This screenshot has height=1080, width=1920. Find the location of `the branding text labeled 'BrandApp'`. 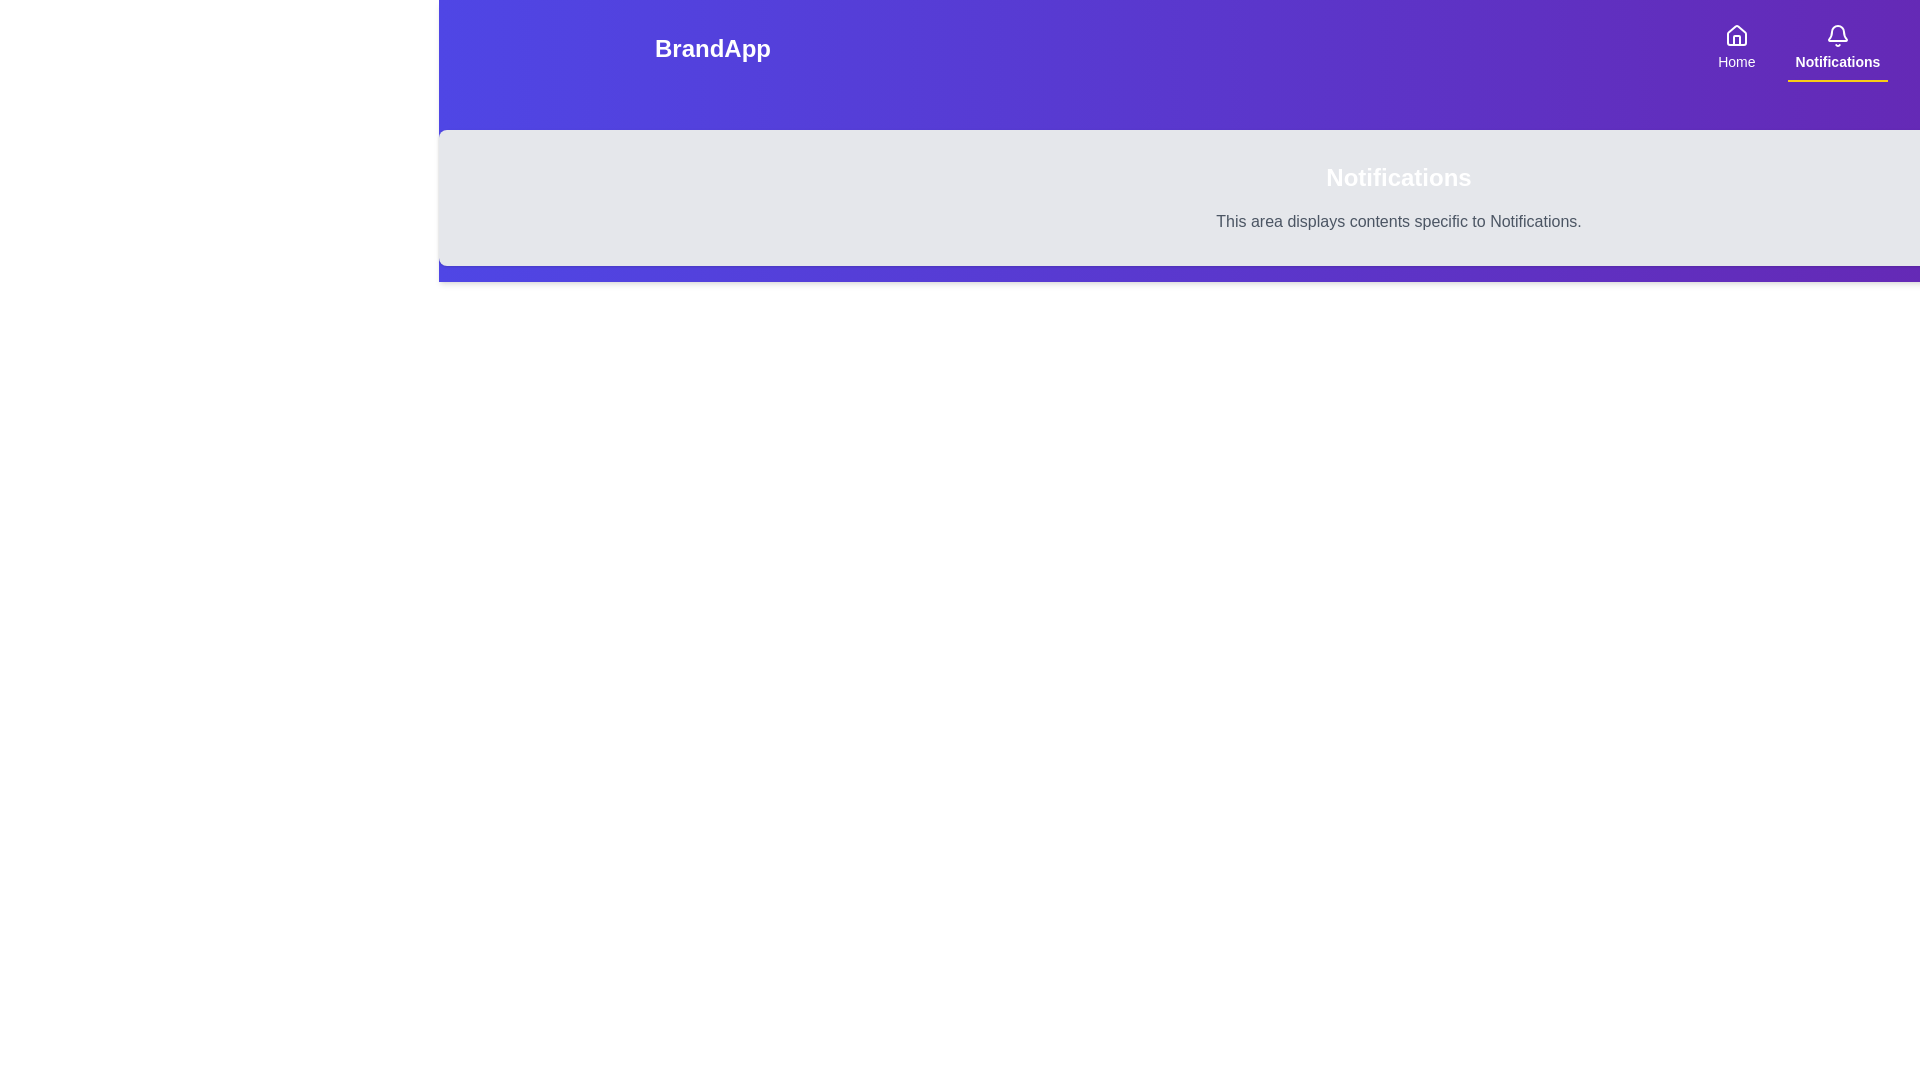

the branding text labeled 'BrandApp' is located at coordinates (713, 48).